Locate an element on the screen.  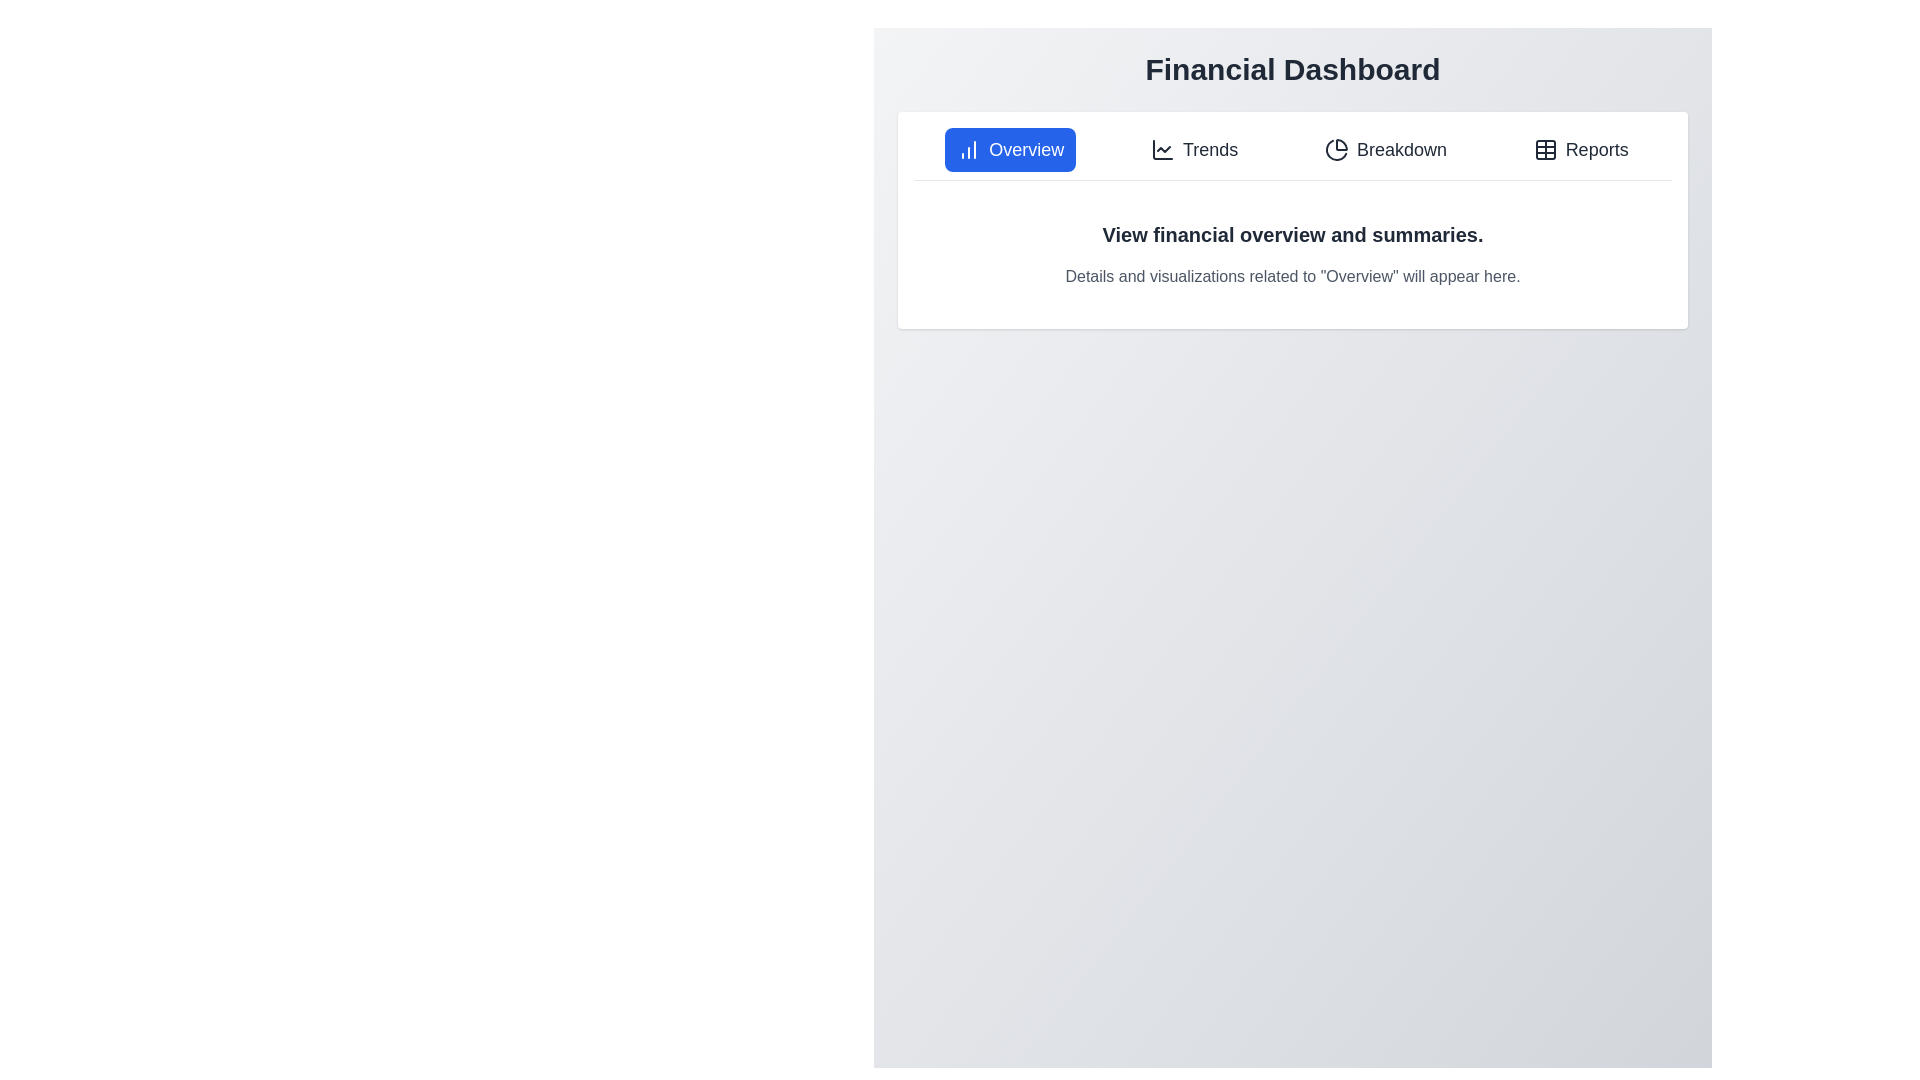
the tab labeled Overview is located at coordinates (1010, 149).